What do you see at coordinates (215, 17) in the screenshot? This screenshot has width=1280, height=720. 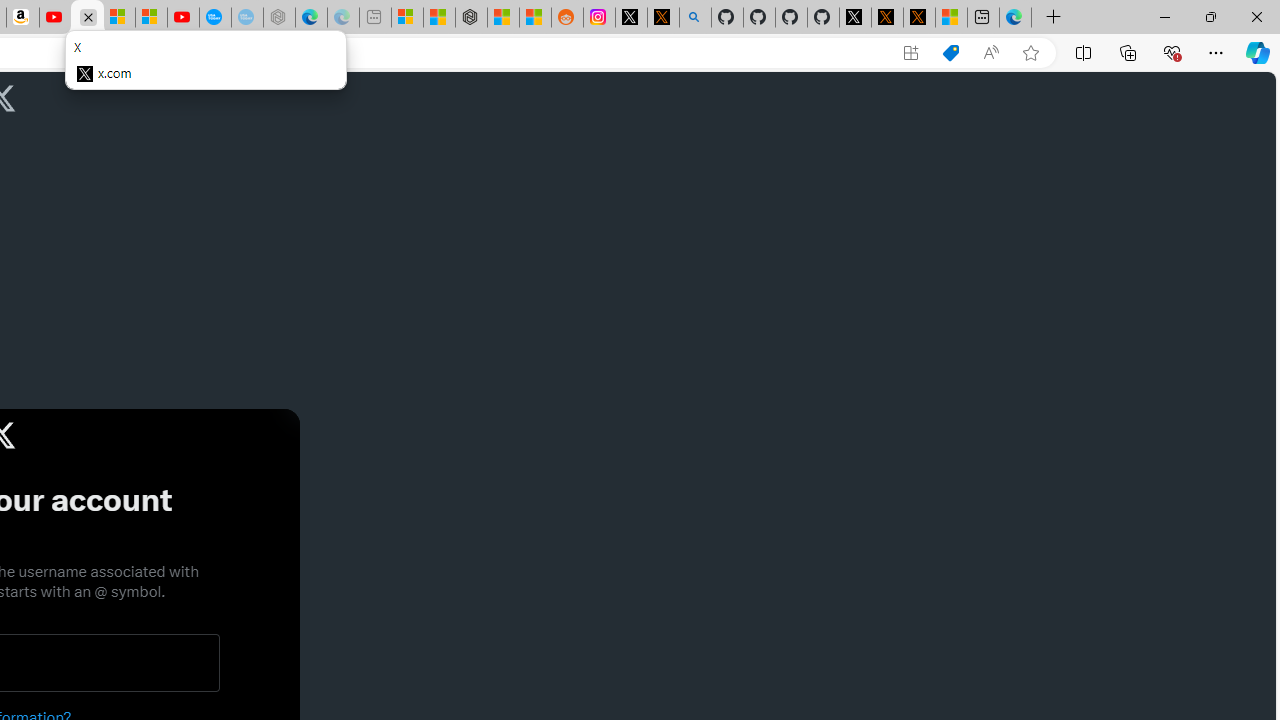 I see `'Opinion: Op-Ed and Commentary - USA TODAY'` at bounding box center [215, 17].